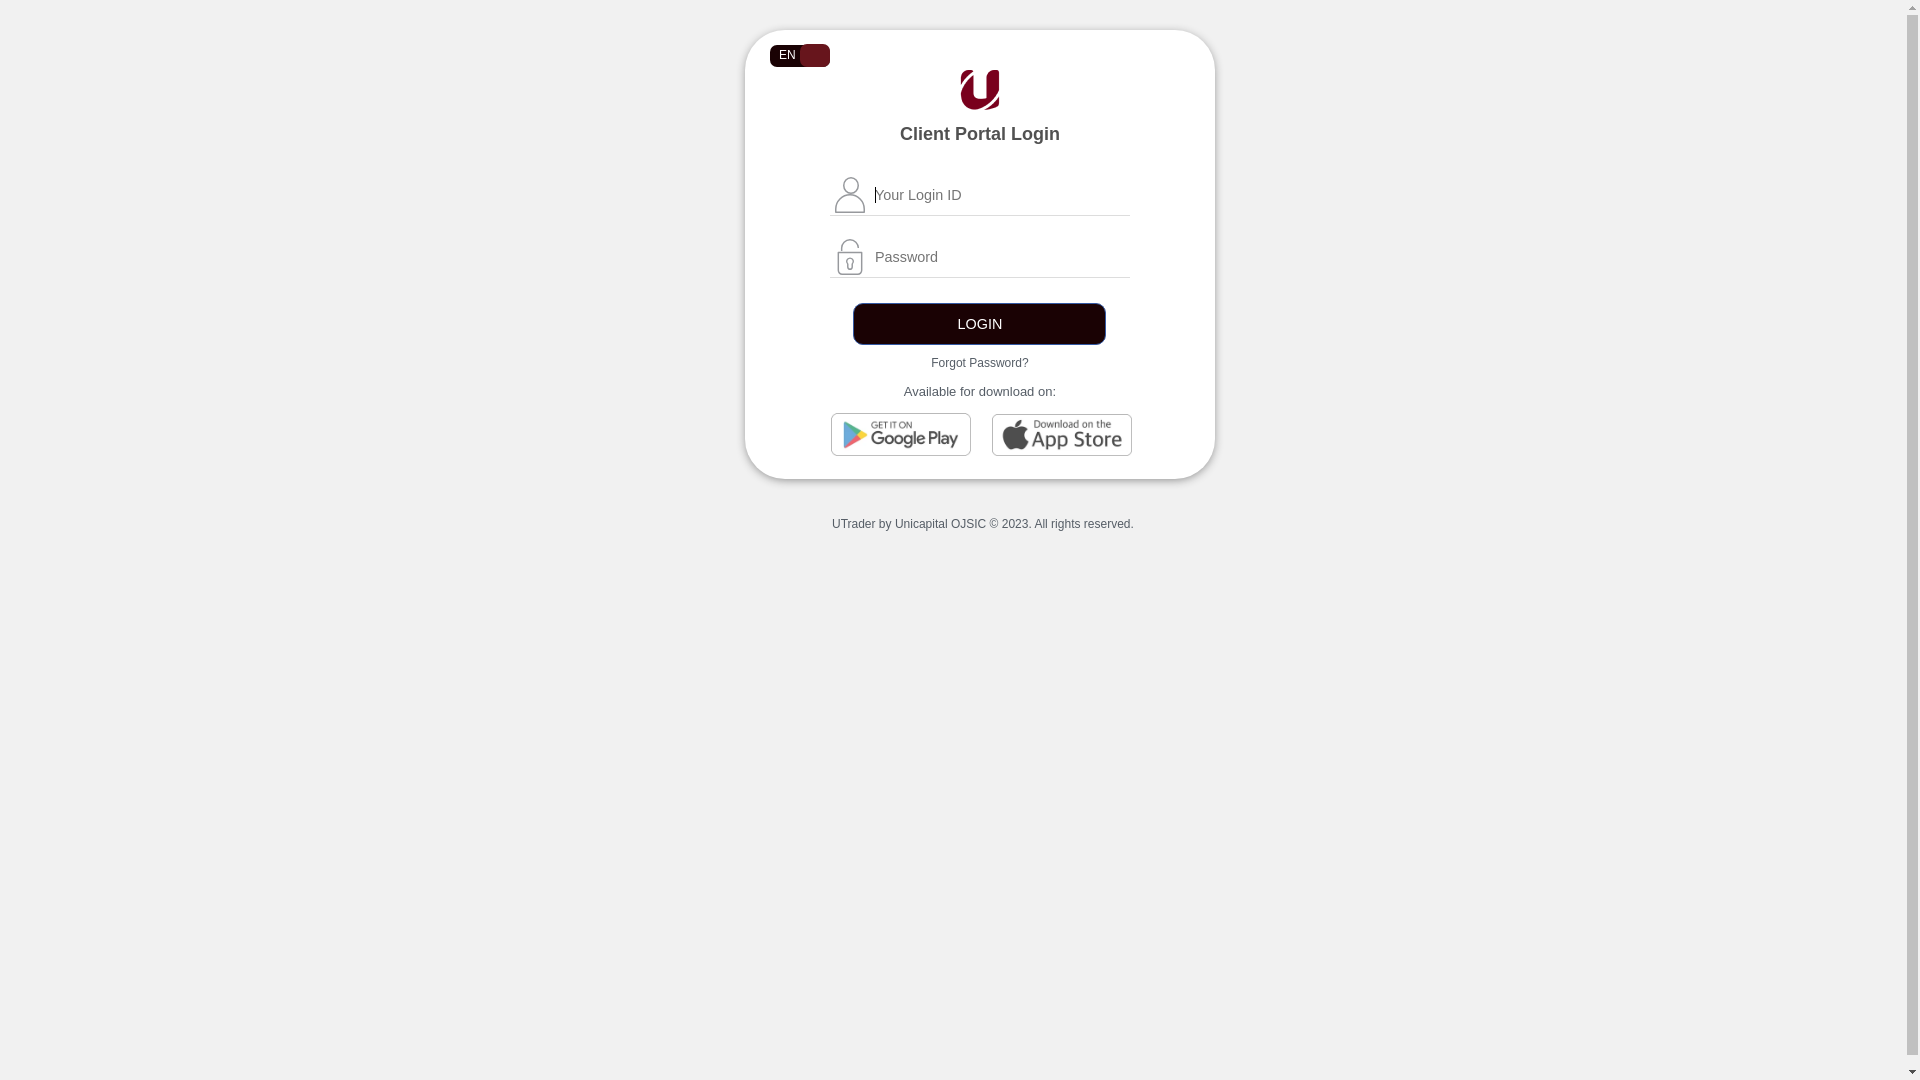 This screenshot has height=1080, width=1920. Describe the element at coordinates (768, 55) in the screenshot. I see `'EN'` at that location.